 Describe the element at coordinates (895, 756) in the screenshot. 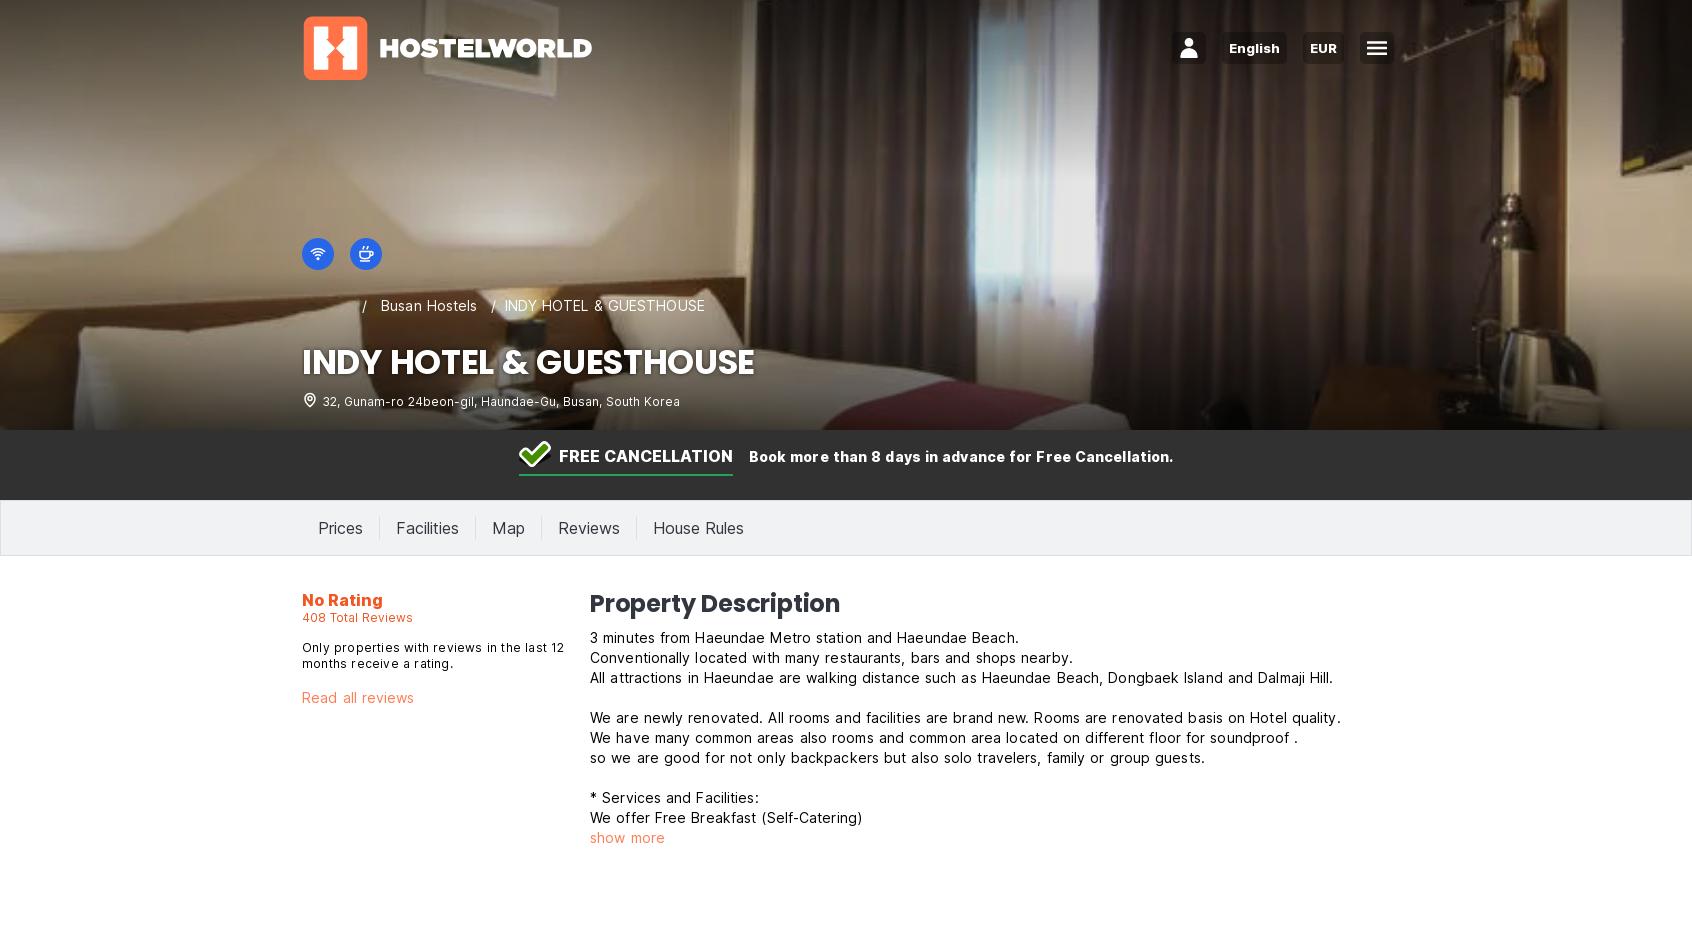

I see `'so we are  good for not only  backpackers  but also solo travelers, family or group guests.'` at that location.